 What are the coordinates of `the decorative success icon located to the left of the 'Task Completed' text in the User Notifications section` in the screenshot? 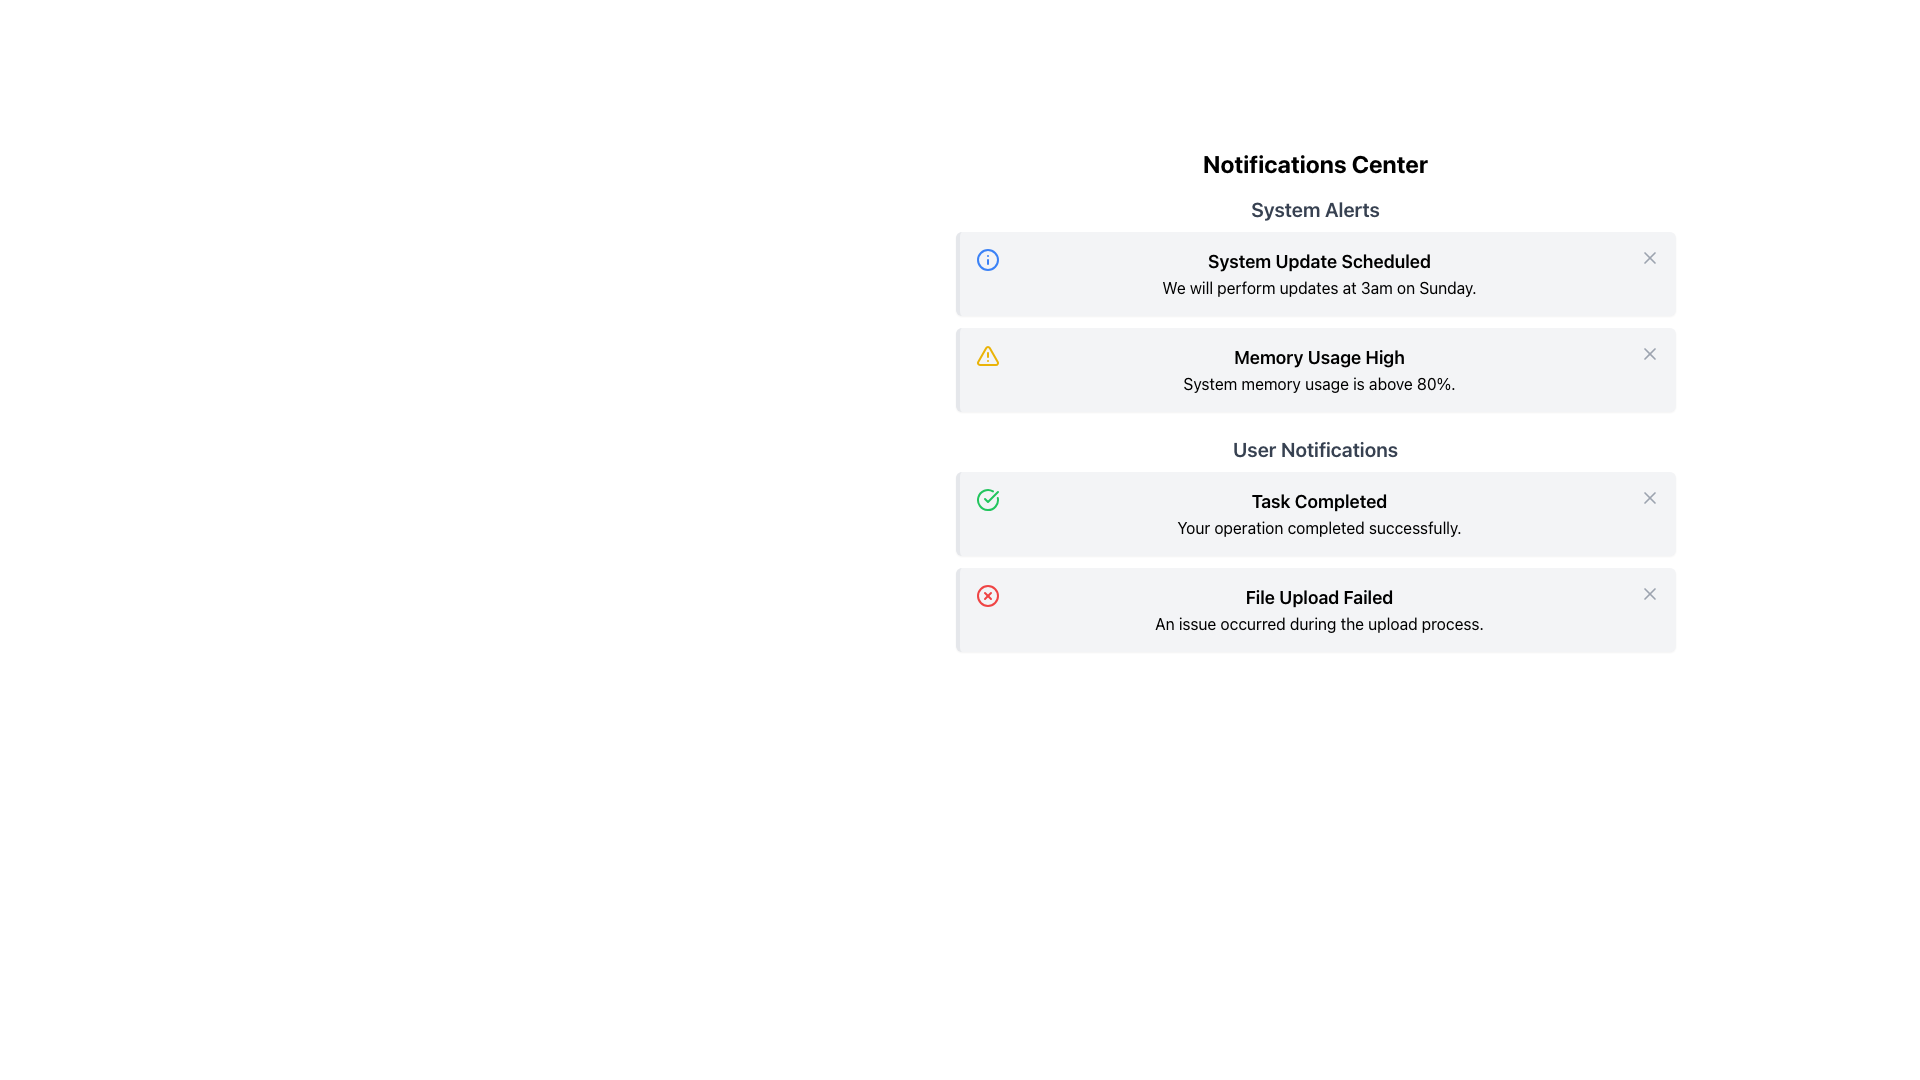 It's located at (987, 499).